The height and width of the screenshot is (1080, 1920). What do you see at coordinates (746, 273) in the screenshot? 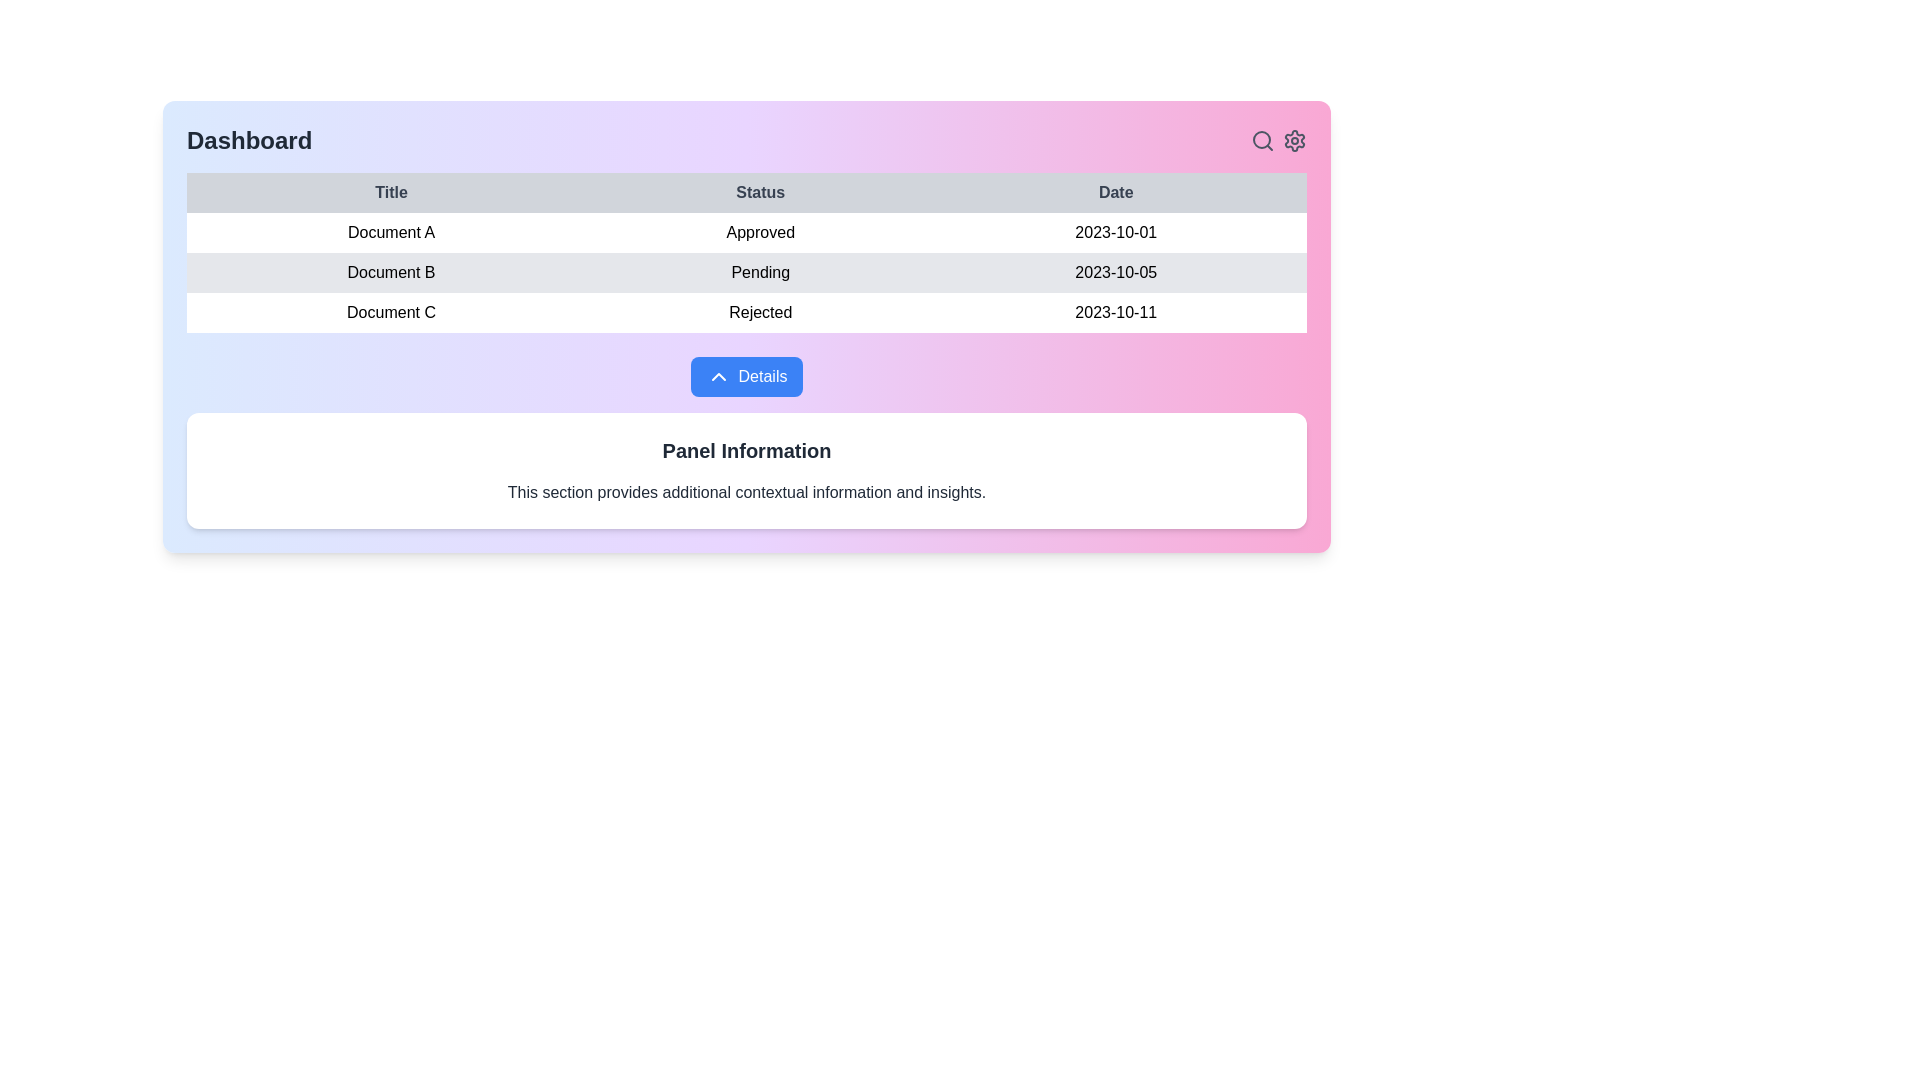
I see `on the second row of the table displaying 'Document B'` at bounding box center [746, 273].